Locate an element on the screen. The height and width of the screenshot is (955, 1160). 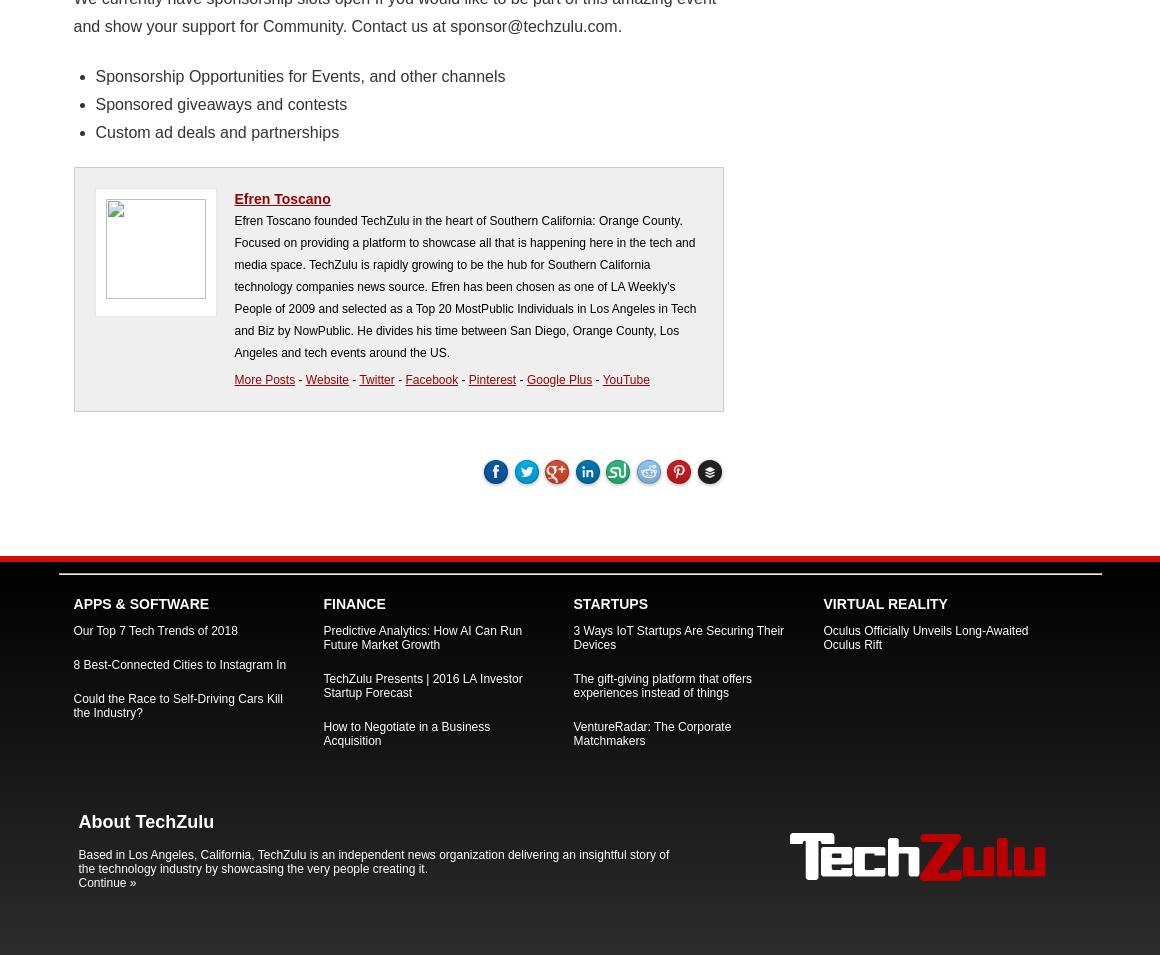
'Share' is located at coordinates (625, 475).